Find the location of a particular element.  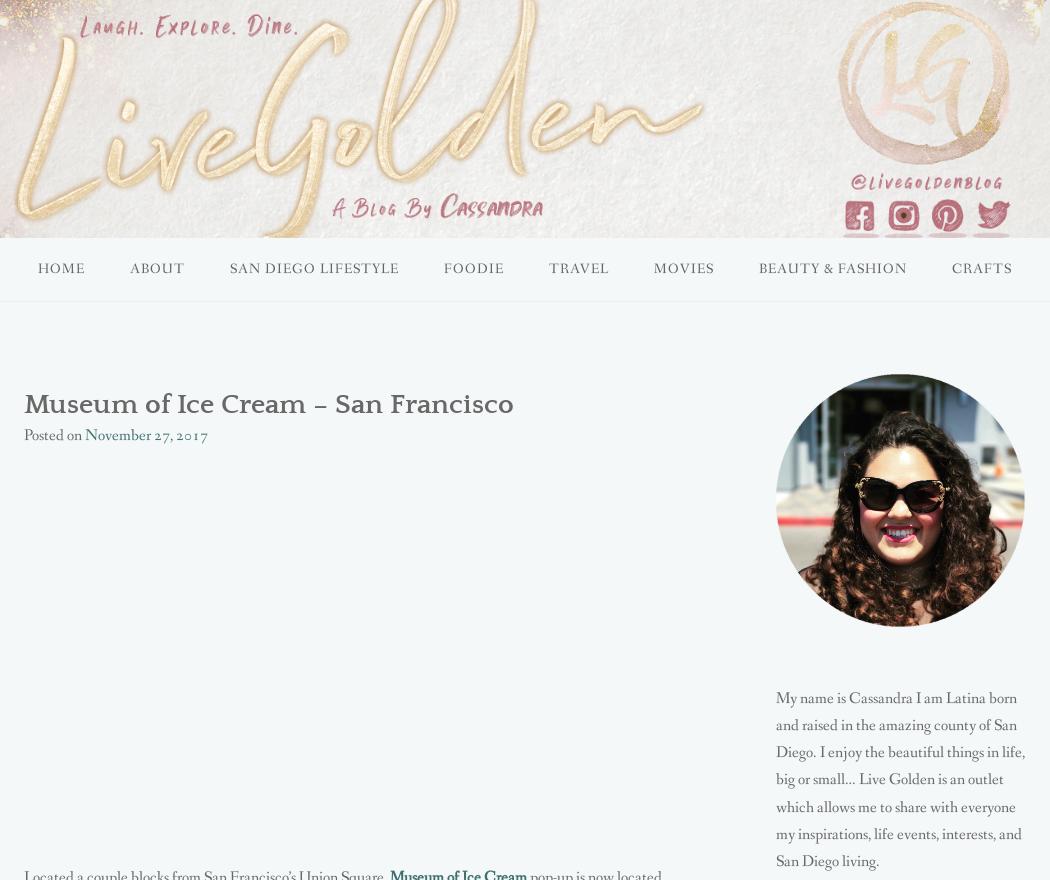

'movies' is located at coordinates (683, 269).